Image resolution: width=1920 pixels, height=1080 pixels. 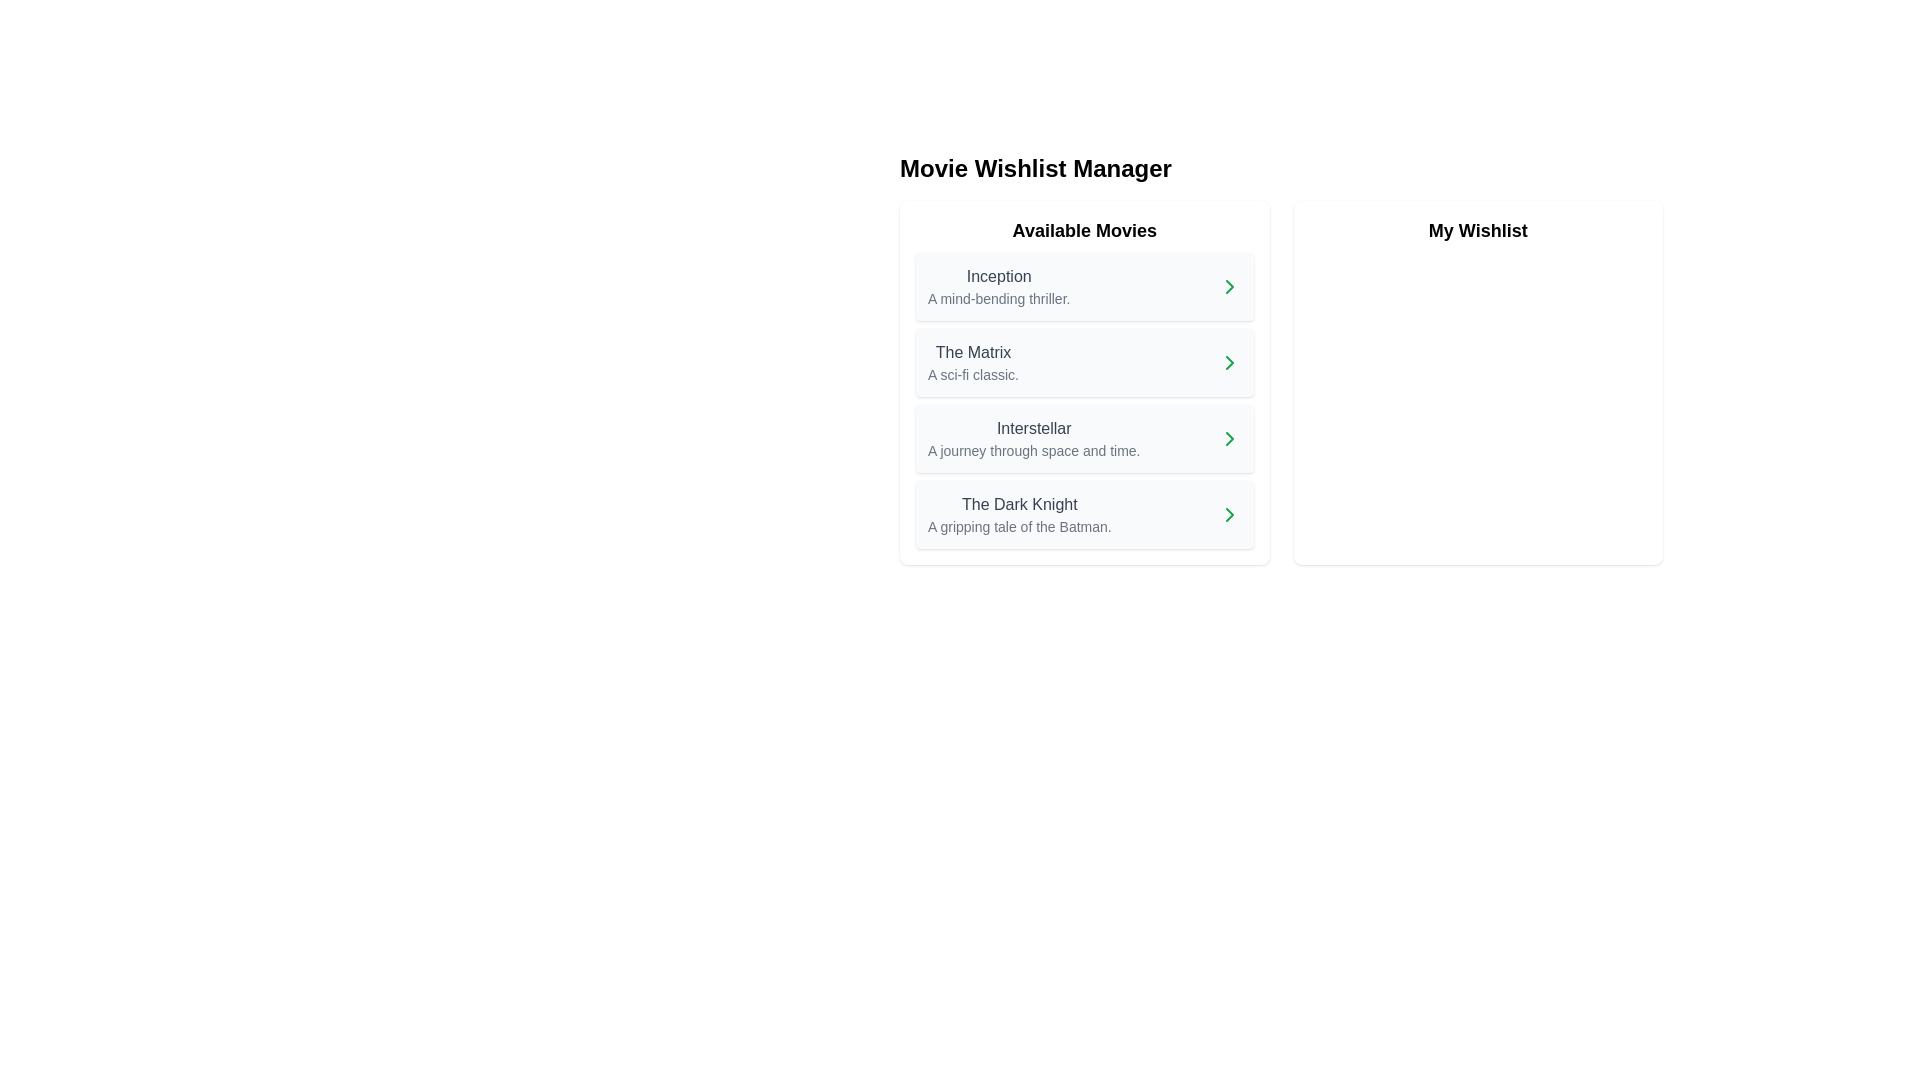 I want to click on the right-pointing green chevron icon button located at the far right of the movie item labeled 'Interstellar' in the 'Available Movies' section of the 'Movie Wishlist Manager' interface, so click(x=1228, y=438).